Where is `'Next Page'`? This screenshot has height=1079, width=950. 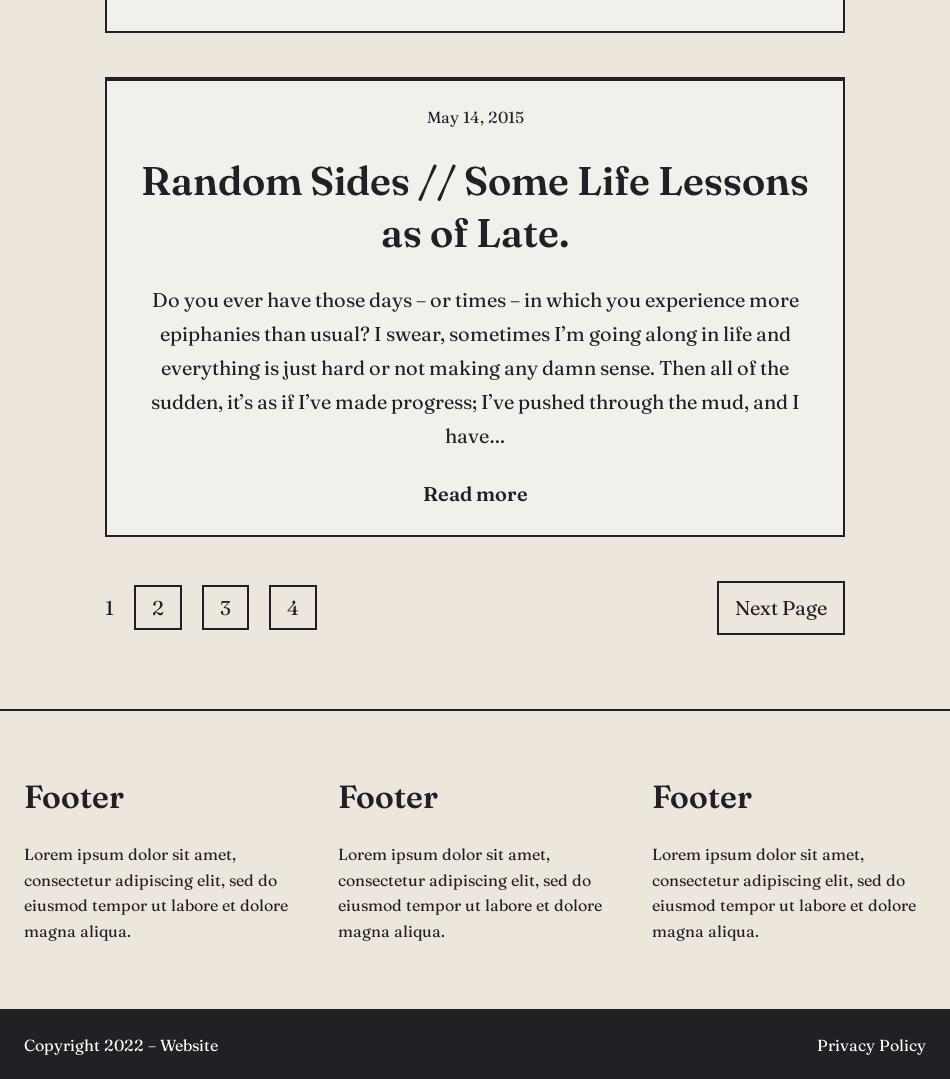 'Next Page' is located at coordinates (779, 606).